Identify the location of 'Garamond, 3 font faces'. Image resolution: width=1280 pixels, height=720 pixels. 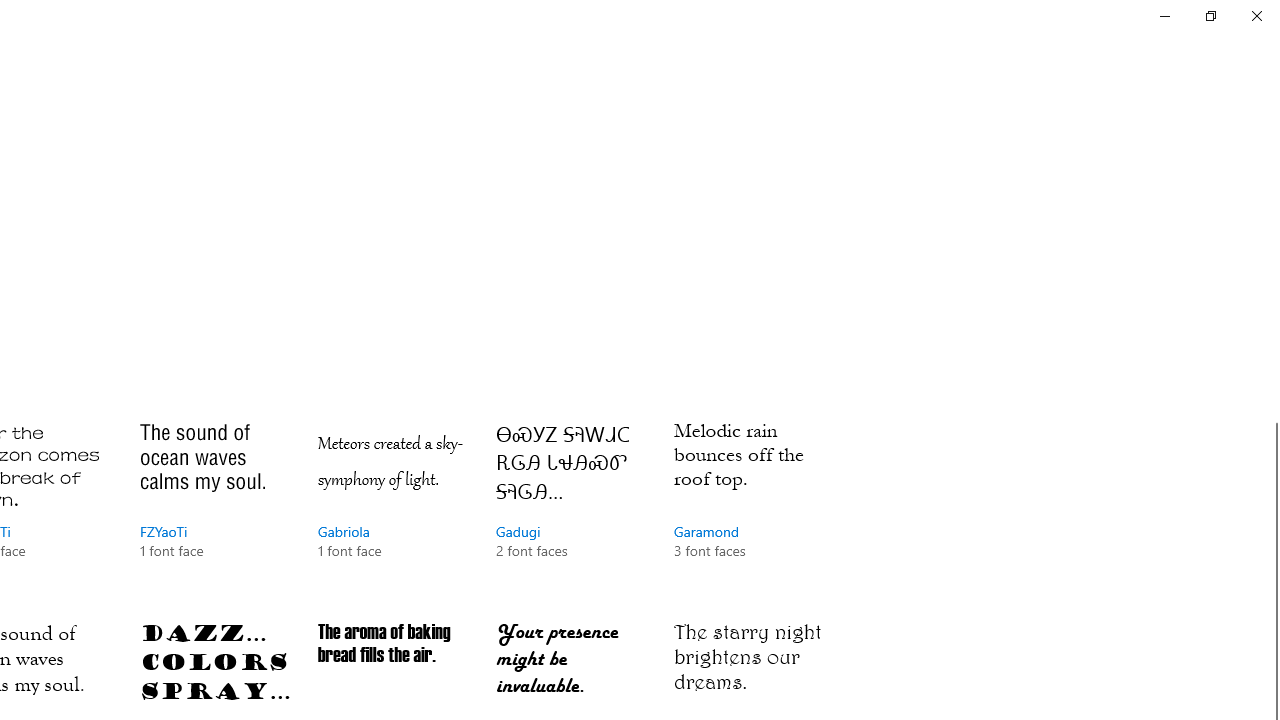
(747, 508).